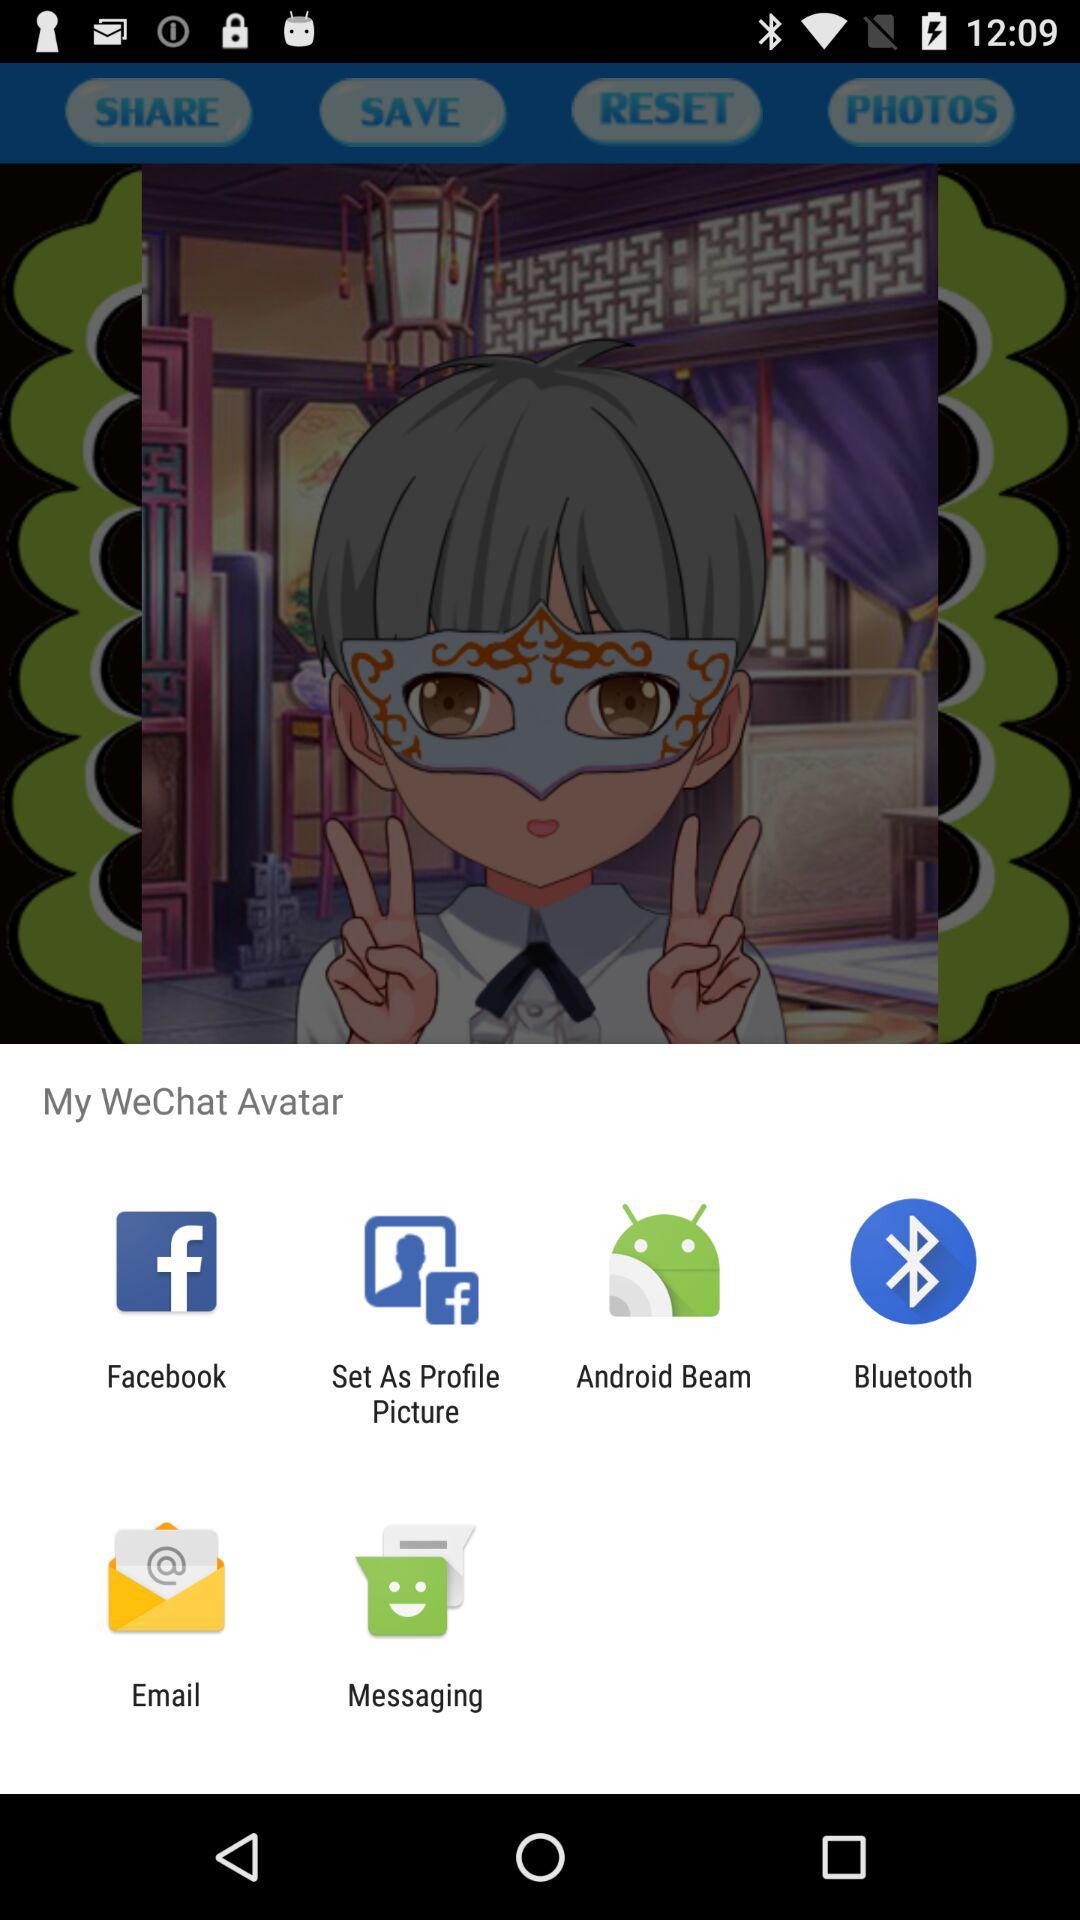 This screenshot has width=1080, height=1920. What do you see at coordinates (414, 1711) in the screenshot?
I see `messaging icon` at bounding box center [414, 1711].